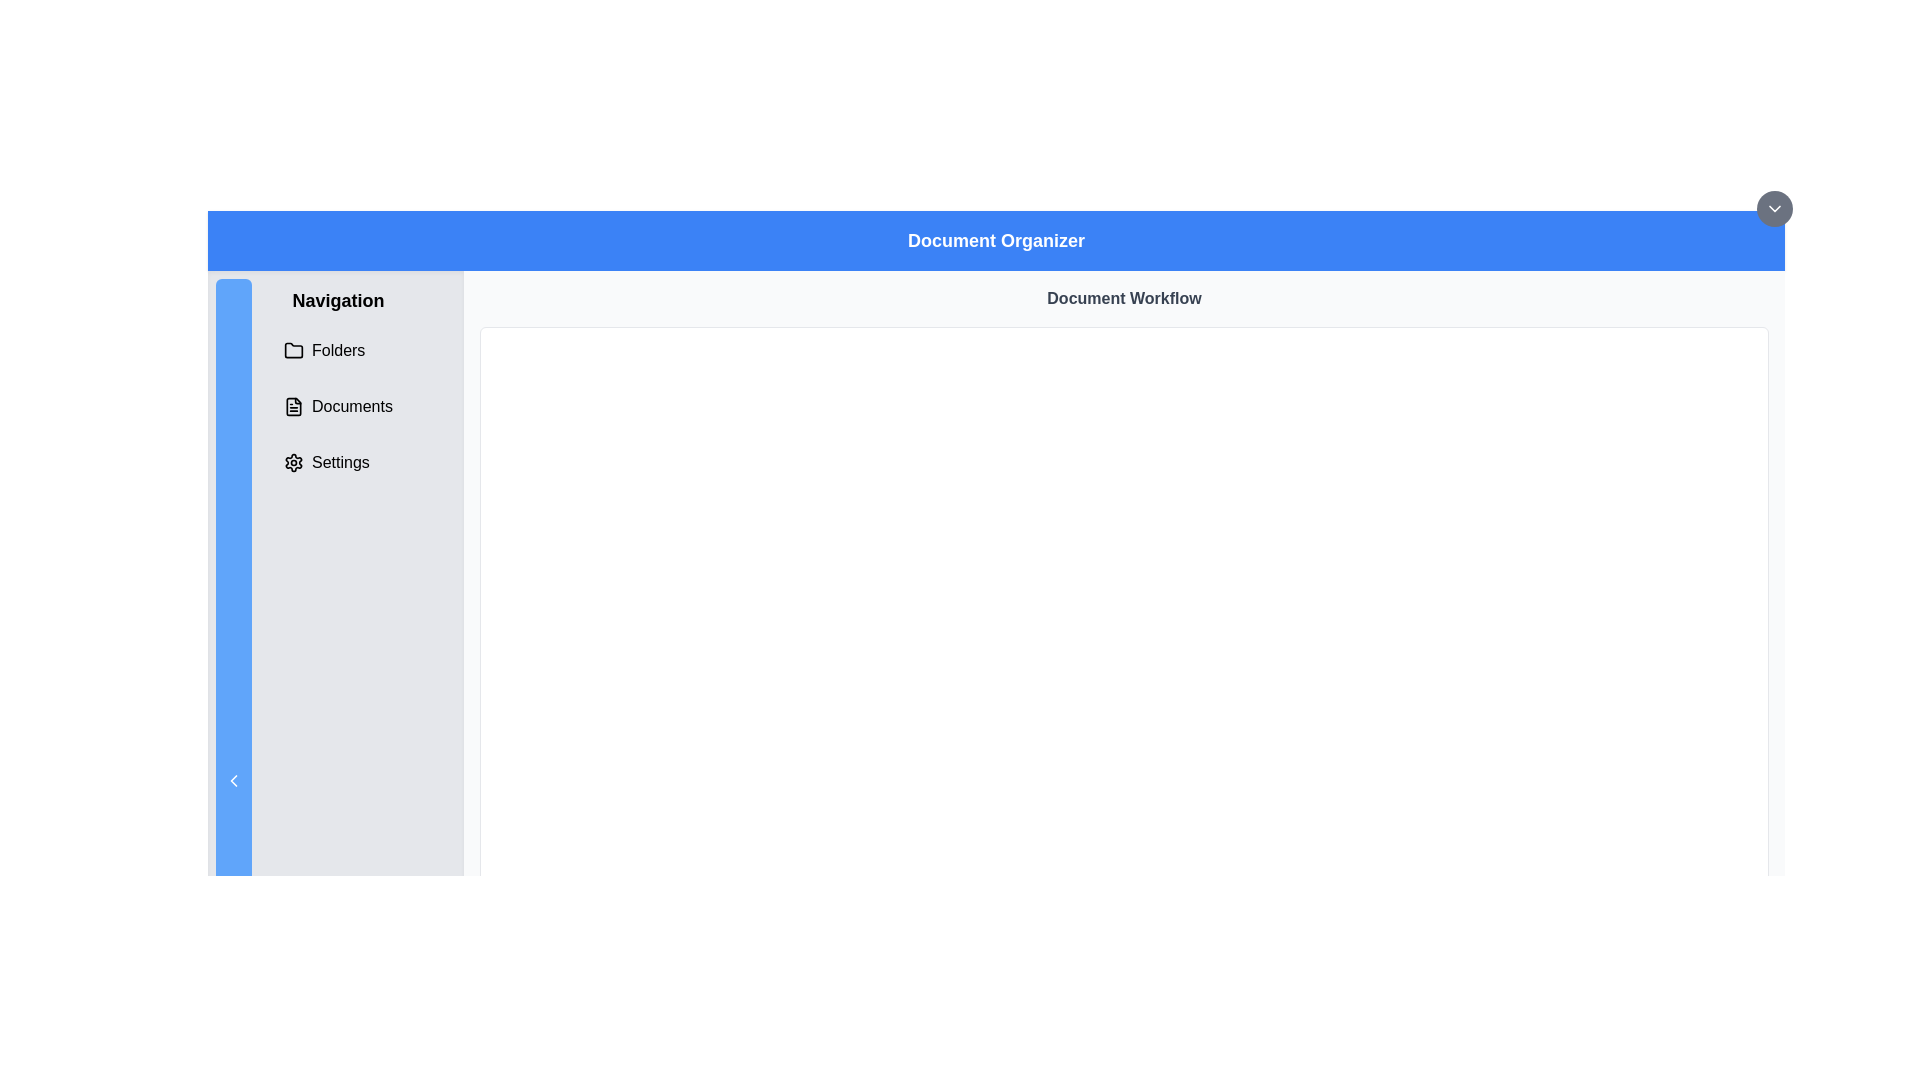 The image size is (1920, 1080). What do you see at coordinates (338, 462) in the screenshot?
I see `the third item in the Navigation menu, which is a navigational link that redirects to the settings configuration page` at bounding box center [338, 462].